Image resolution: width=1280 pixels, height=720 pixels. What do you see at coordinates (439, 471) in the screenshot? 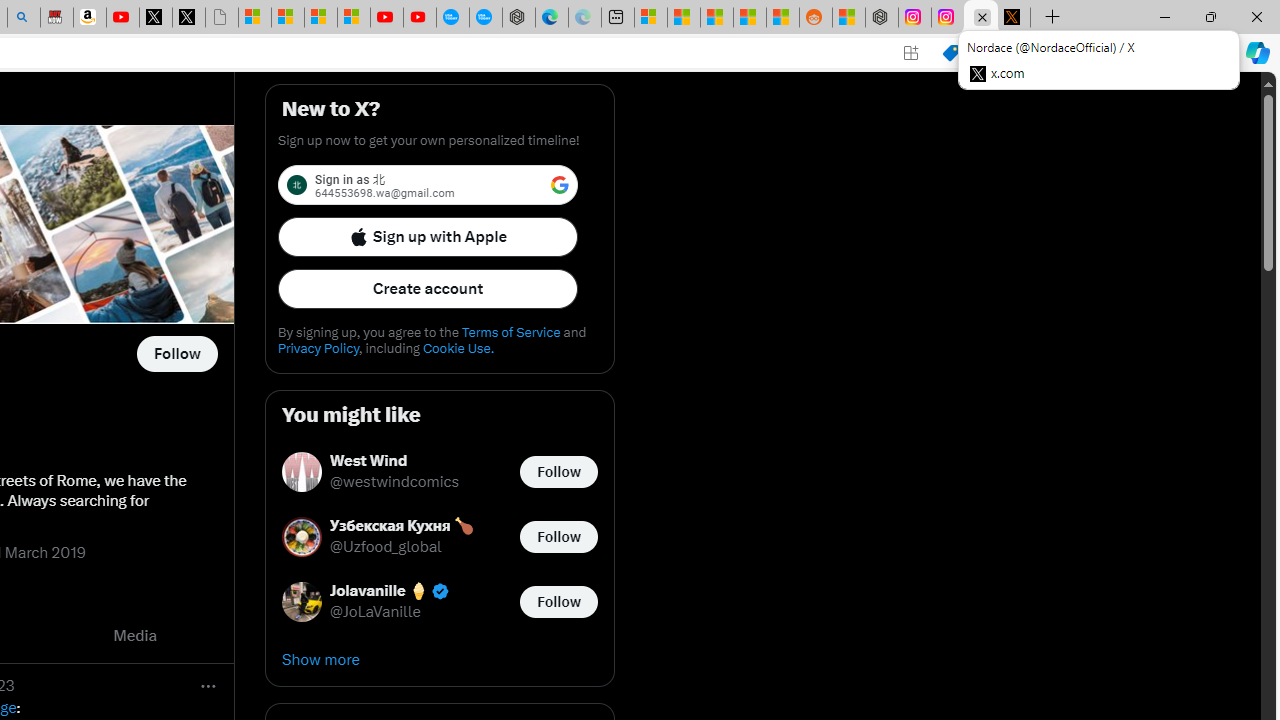
I see `'West Wind @westwindcomics Follow @westwindcomics'` at bounding box center [439, 471].